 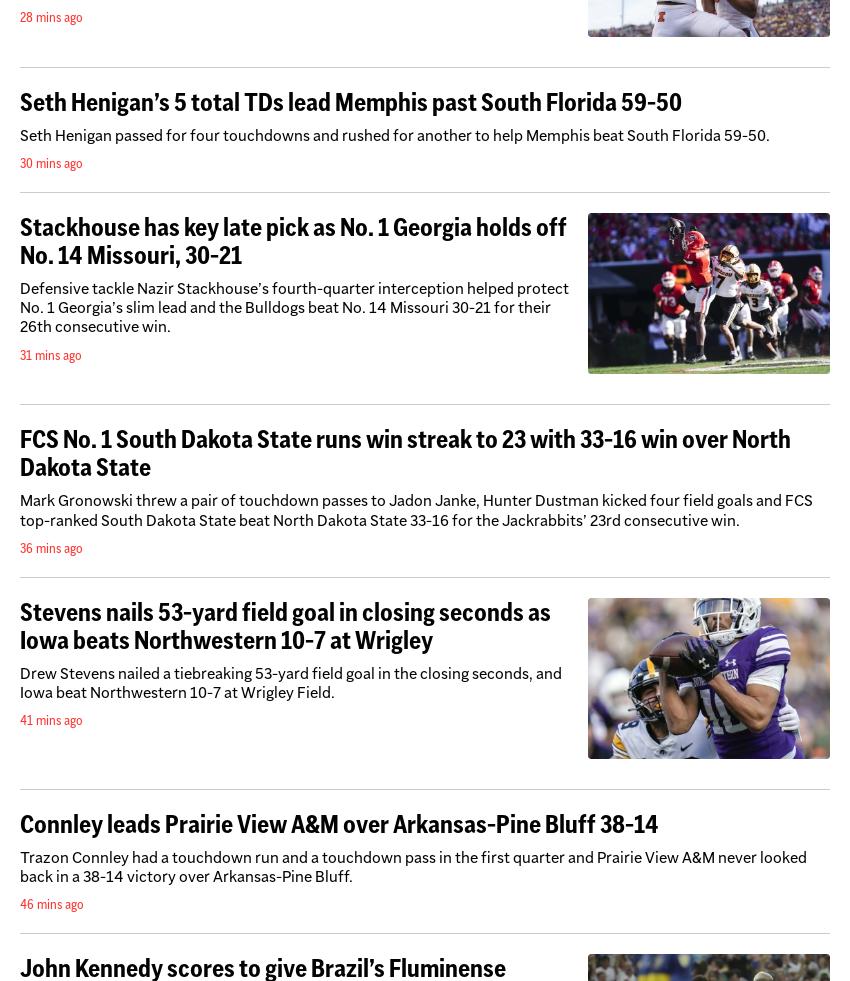 What do you see at coordinates (52, 903) in the screenshot?
I see `'46 mins ago'` at bounding box center [52, 903].